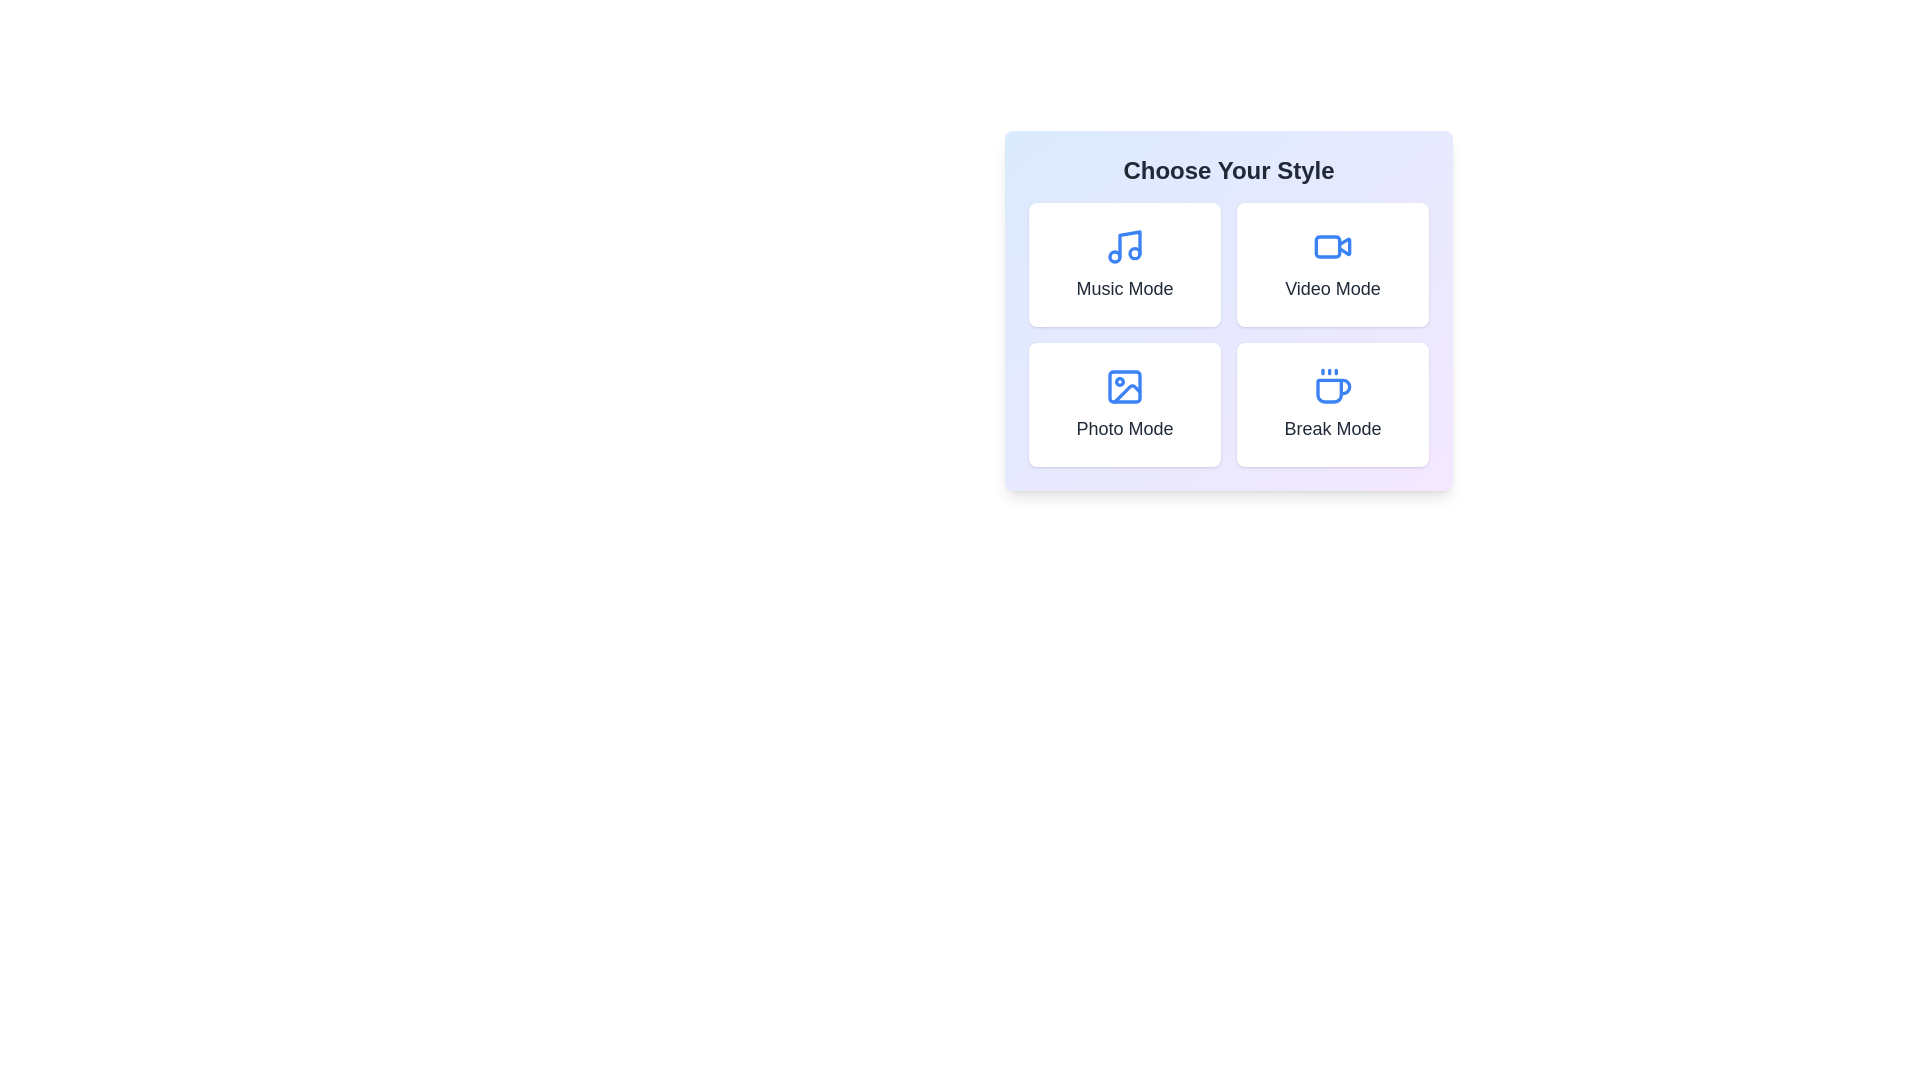 The width and height of the screenshot is (1920, 1080). Describe the element at coordinates (1124, 264) in the screenshot. I see `the button labeled Music Mode to trigger additional actions` at that location.